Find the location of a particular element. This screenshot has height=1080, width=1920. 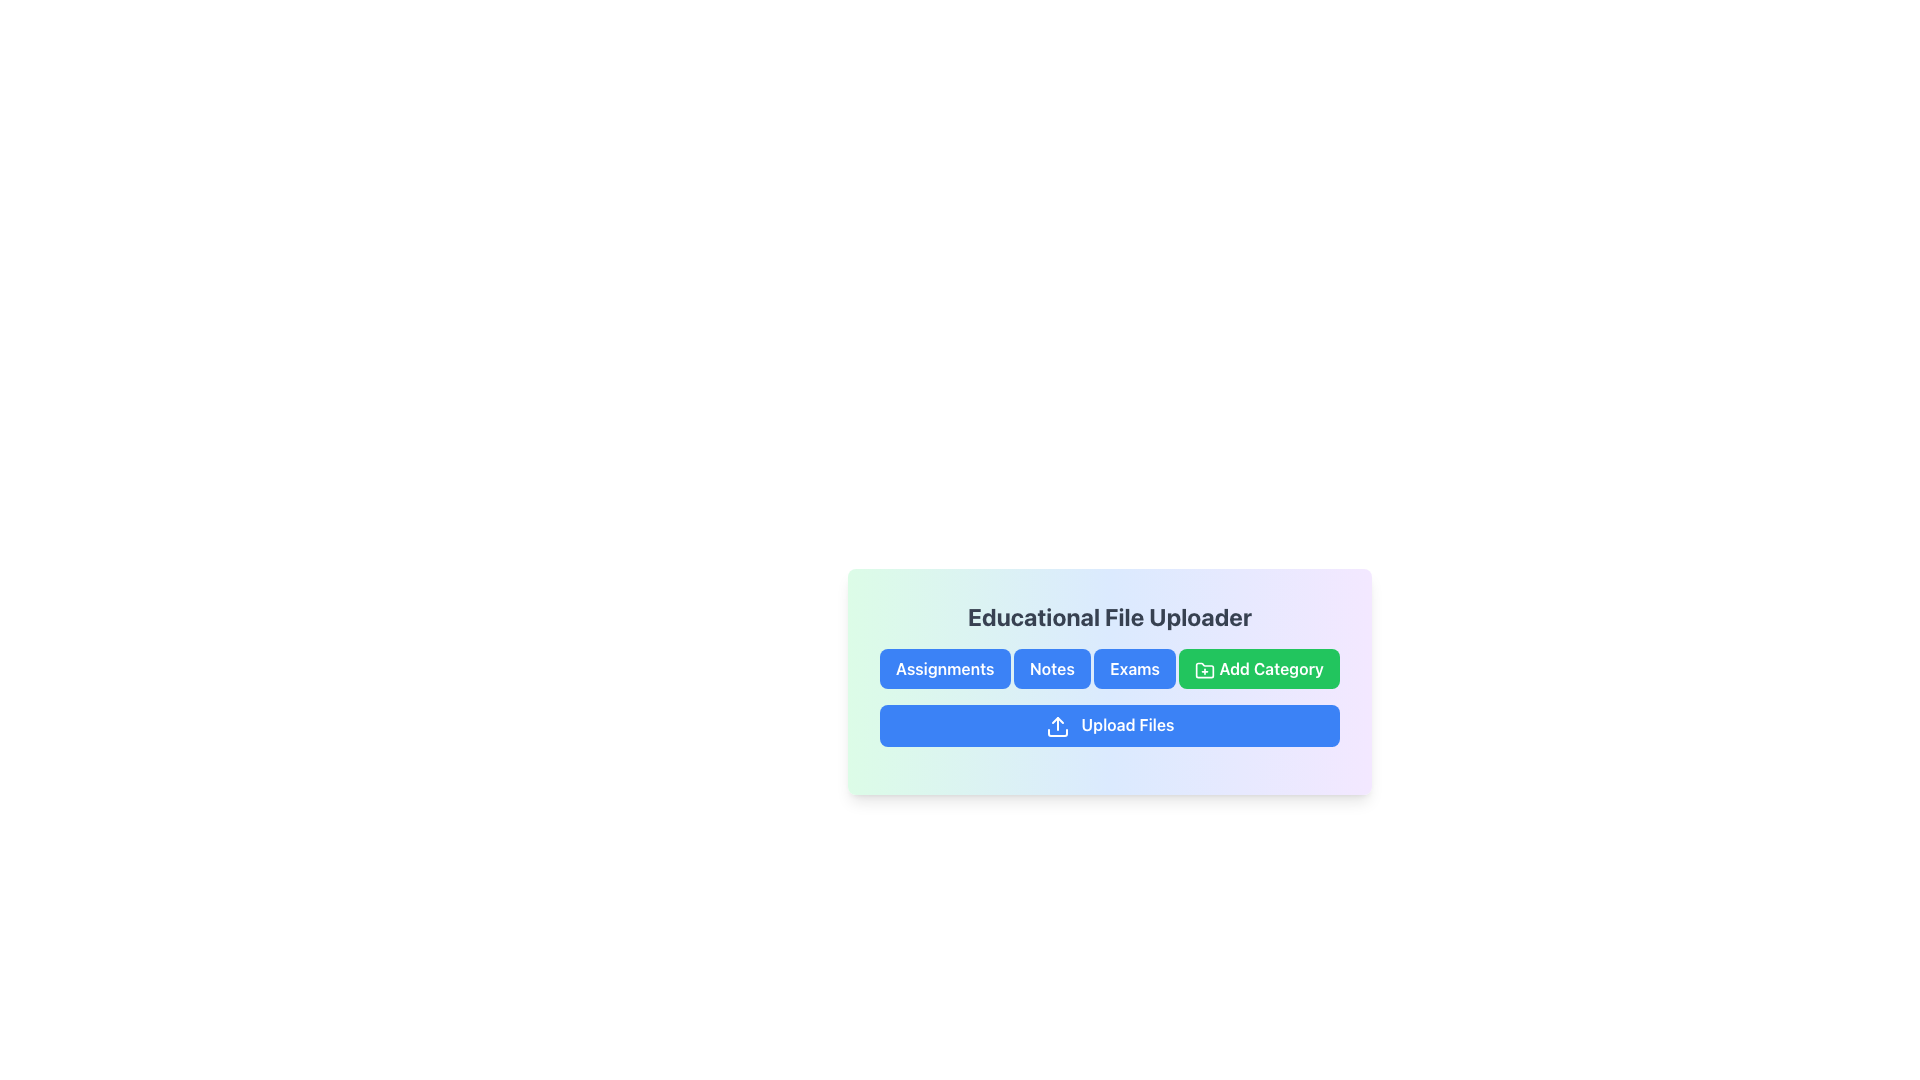

the 'Exams' button in the file management interface is located at coordinates (1108, 680).